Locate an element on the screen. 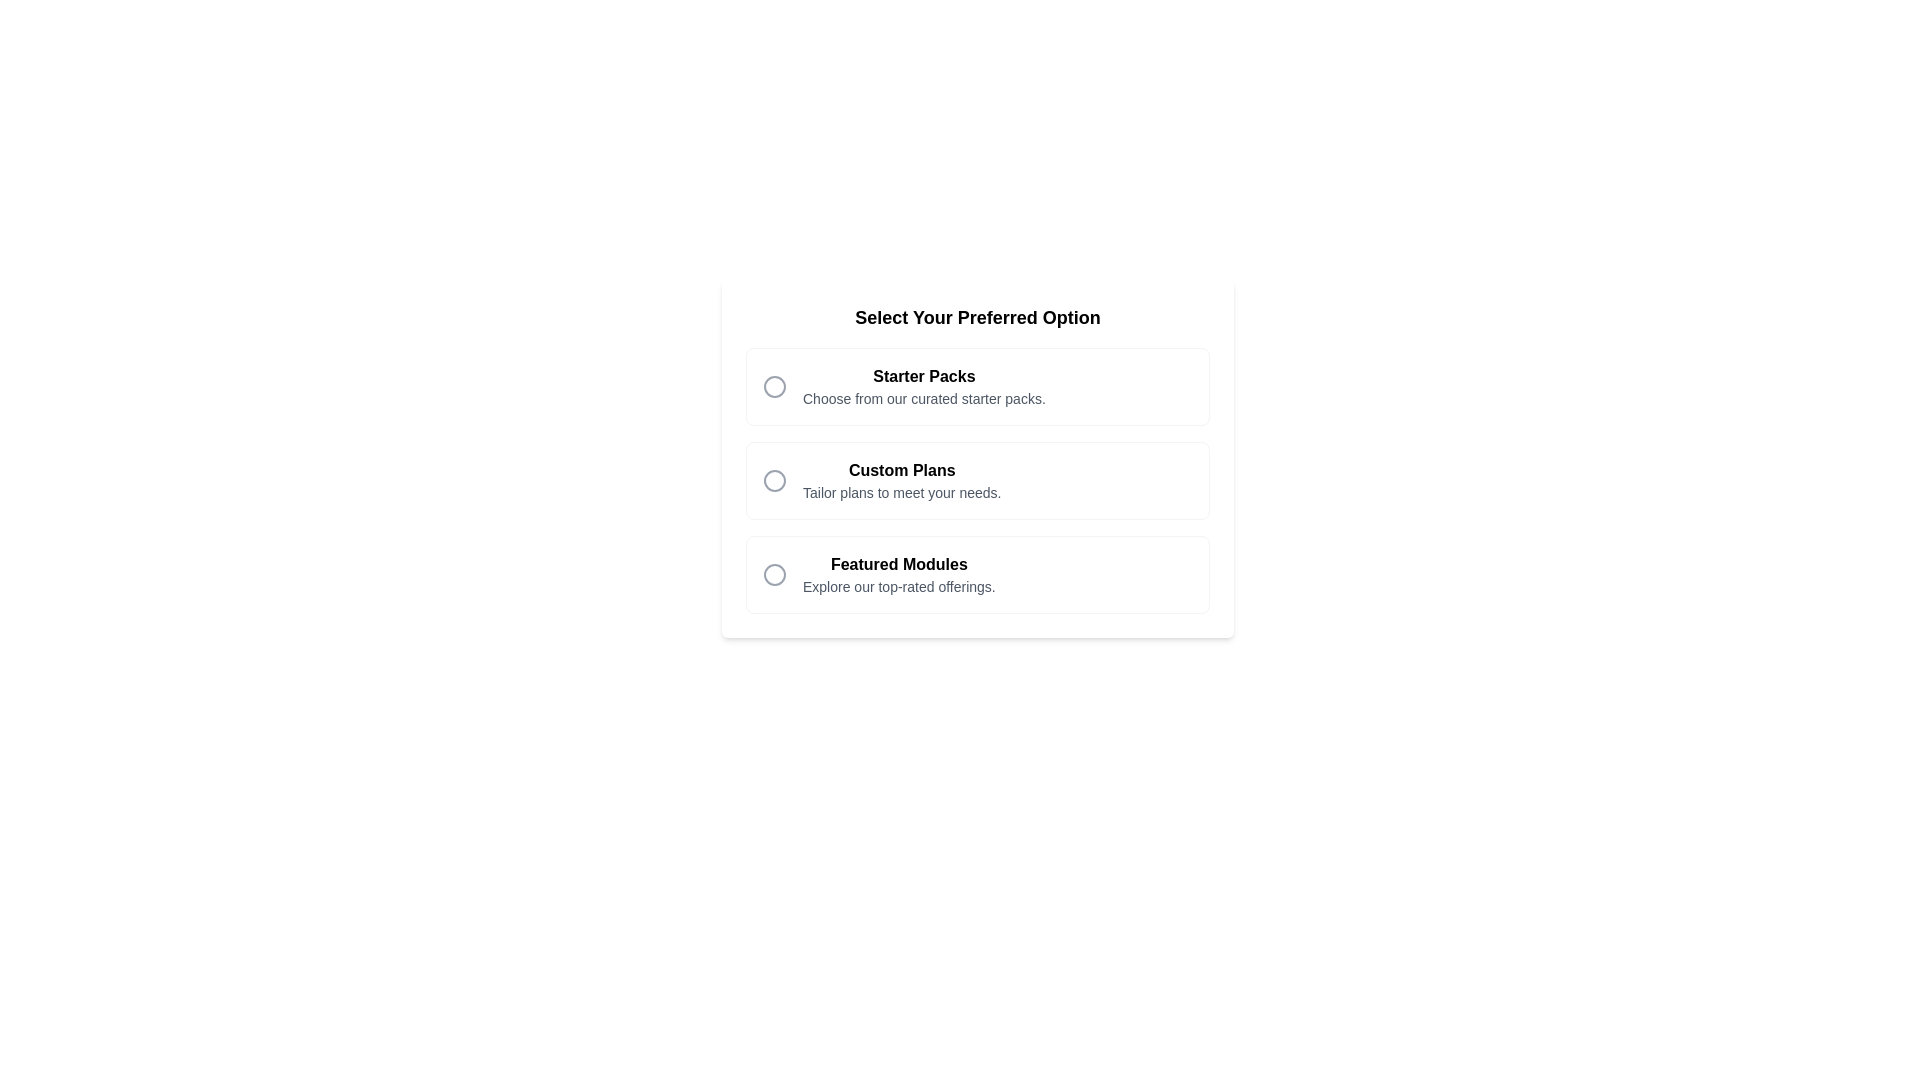 This screenshot has height=1080, width=1920. the informative Text Component located underneath the 'Featured Modules' section, which provides additional information about it is located at coordinates (898, 585).